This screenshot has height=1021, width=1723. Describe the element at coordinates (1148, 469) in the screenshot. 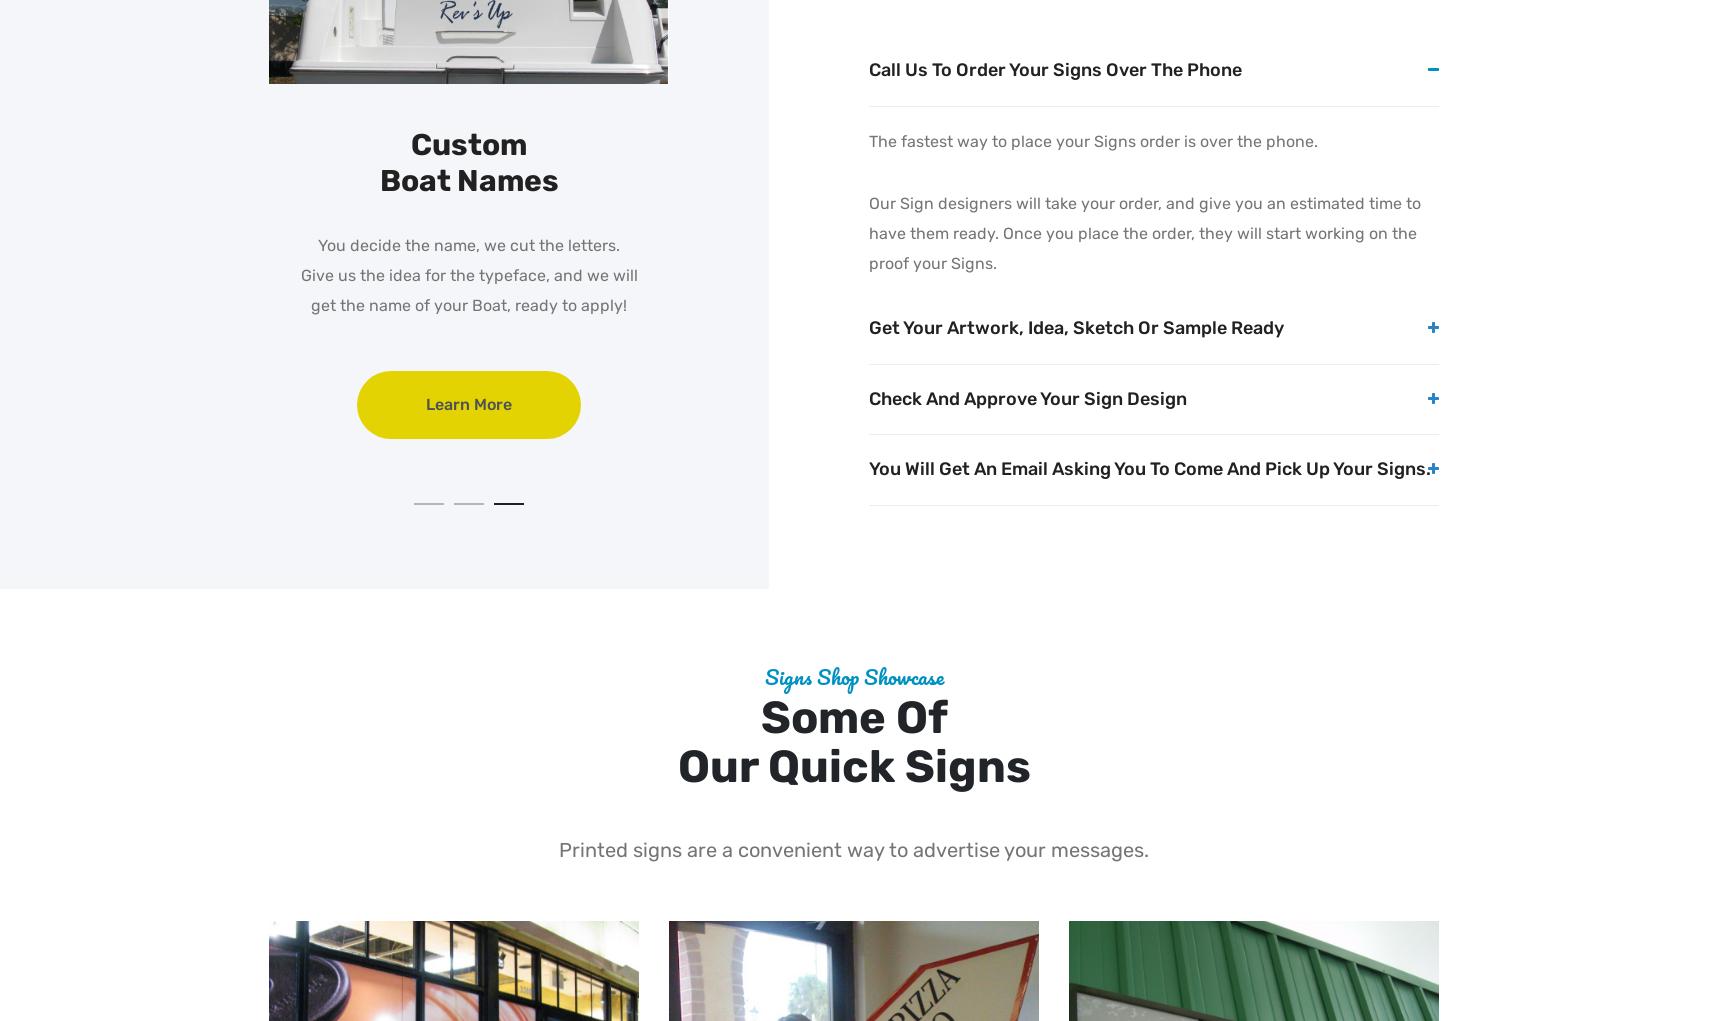

I see `'you will get an email asking you to come and pick up your signs.'` at that location.